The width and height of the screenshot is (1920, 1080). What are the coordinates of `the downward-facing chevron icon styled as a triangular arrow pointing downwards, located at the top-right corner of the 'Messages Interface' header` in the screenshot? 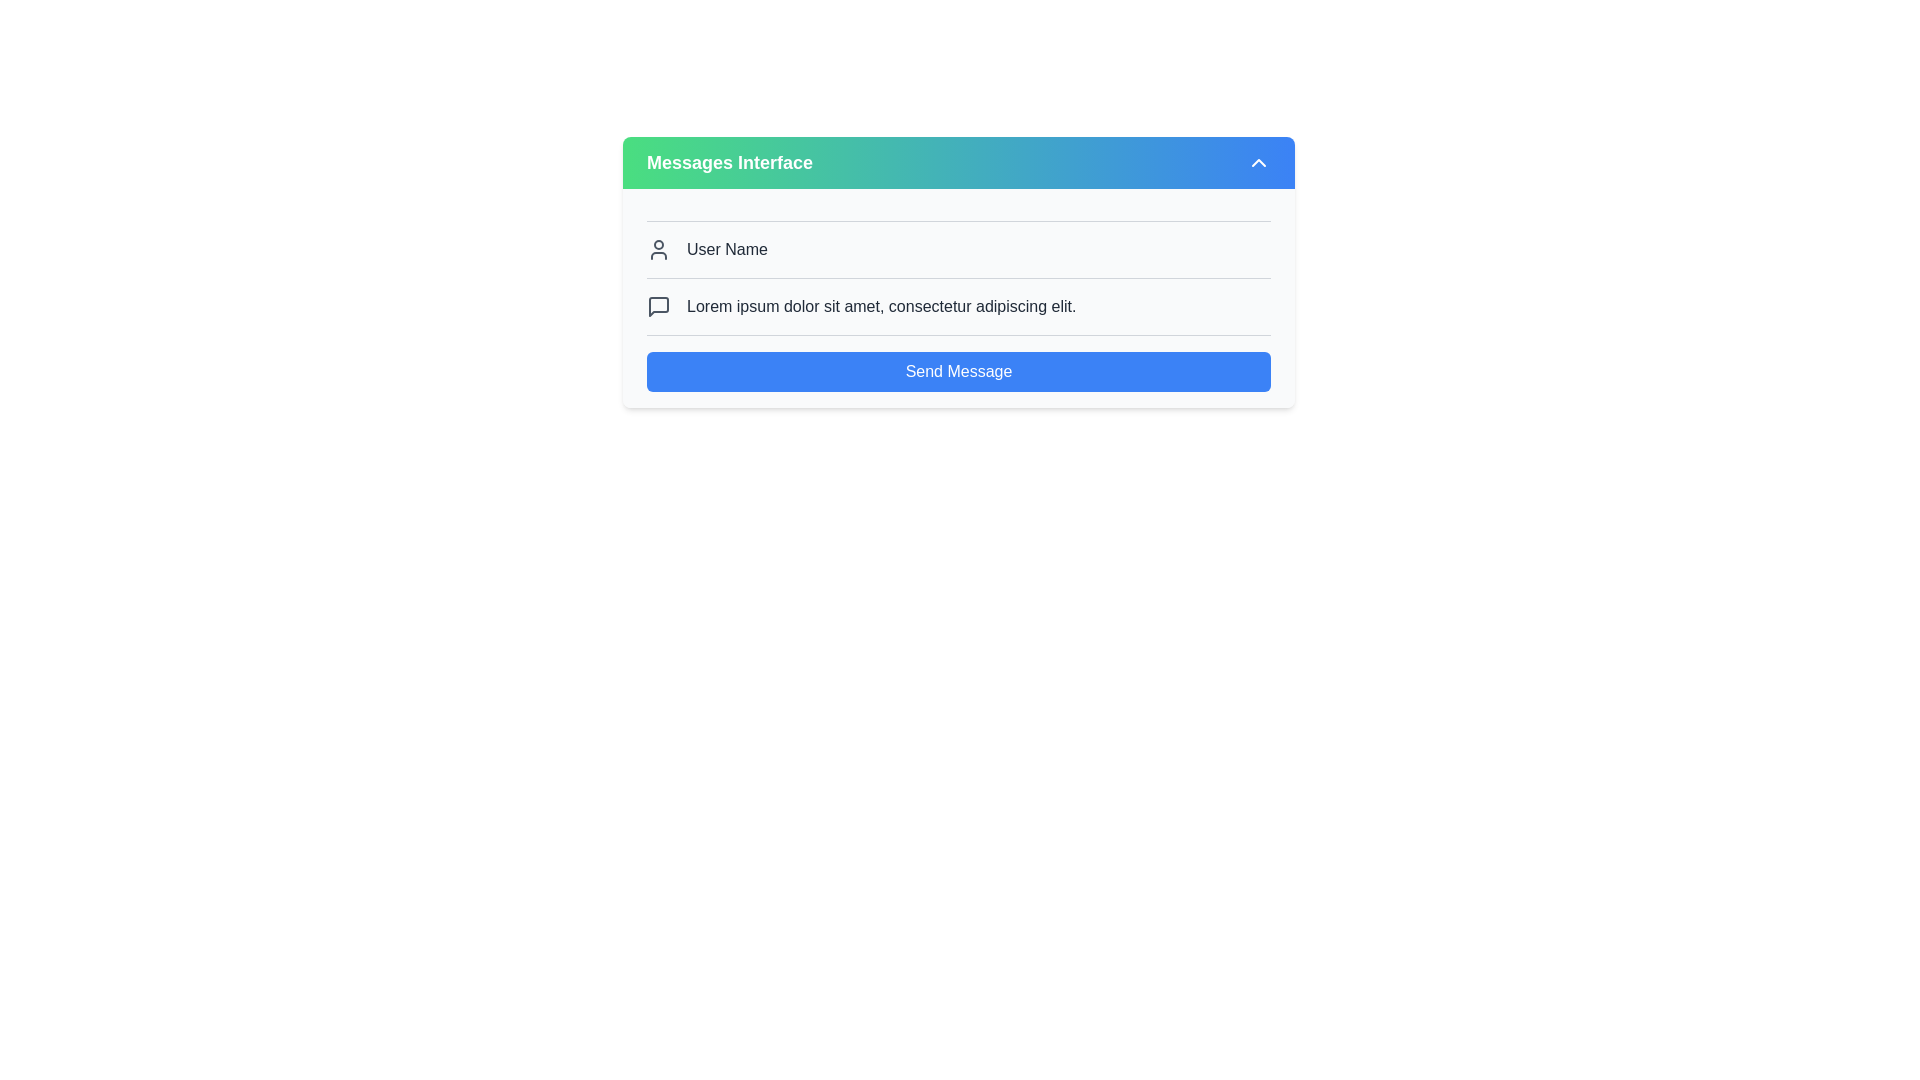 It's located at (1257, 161).